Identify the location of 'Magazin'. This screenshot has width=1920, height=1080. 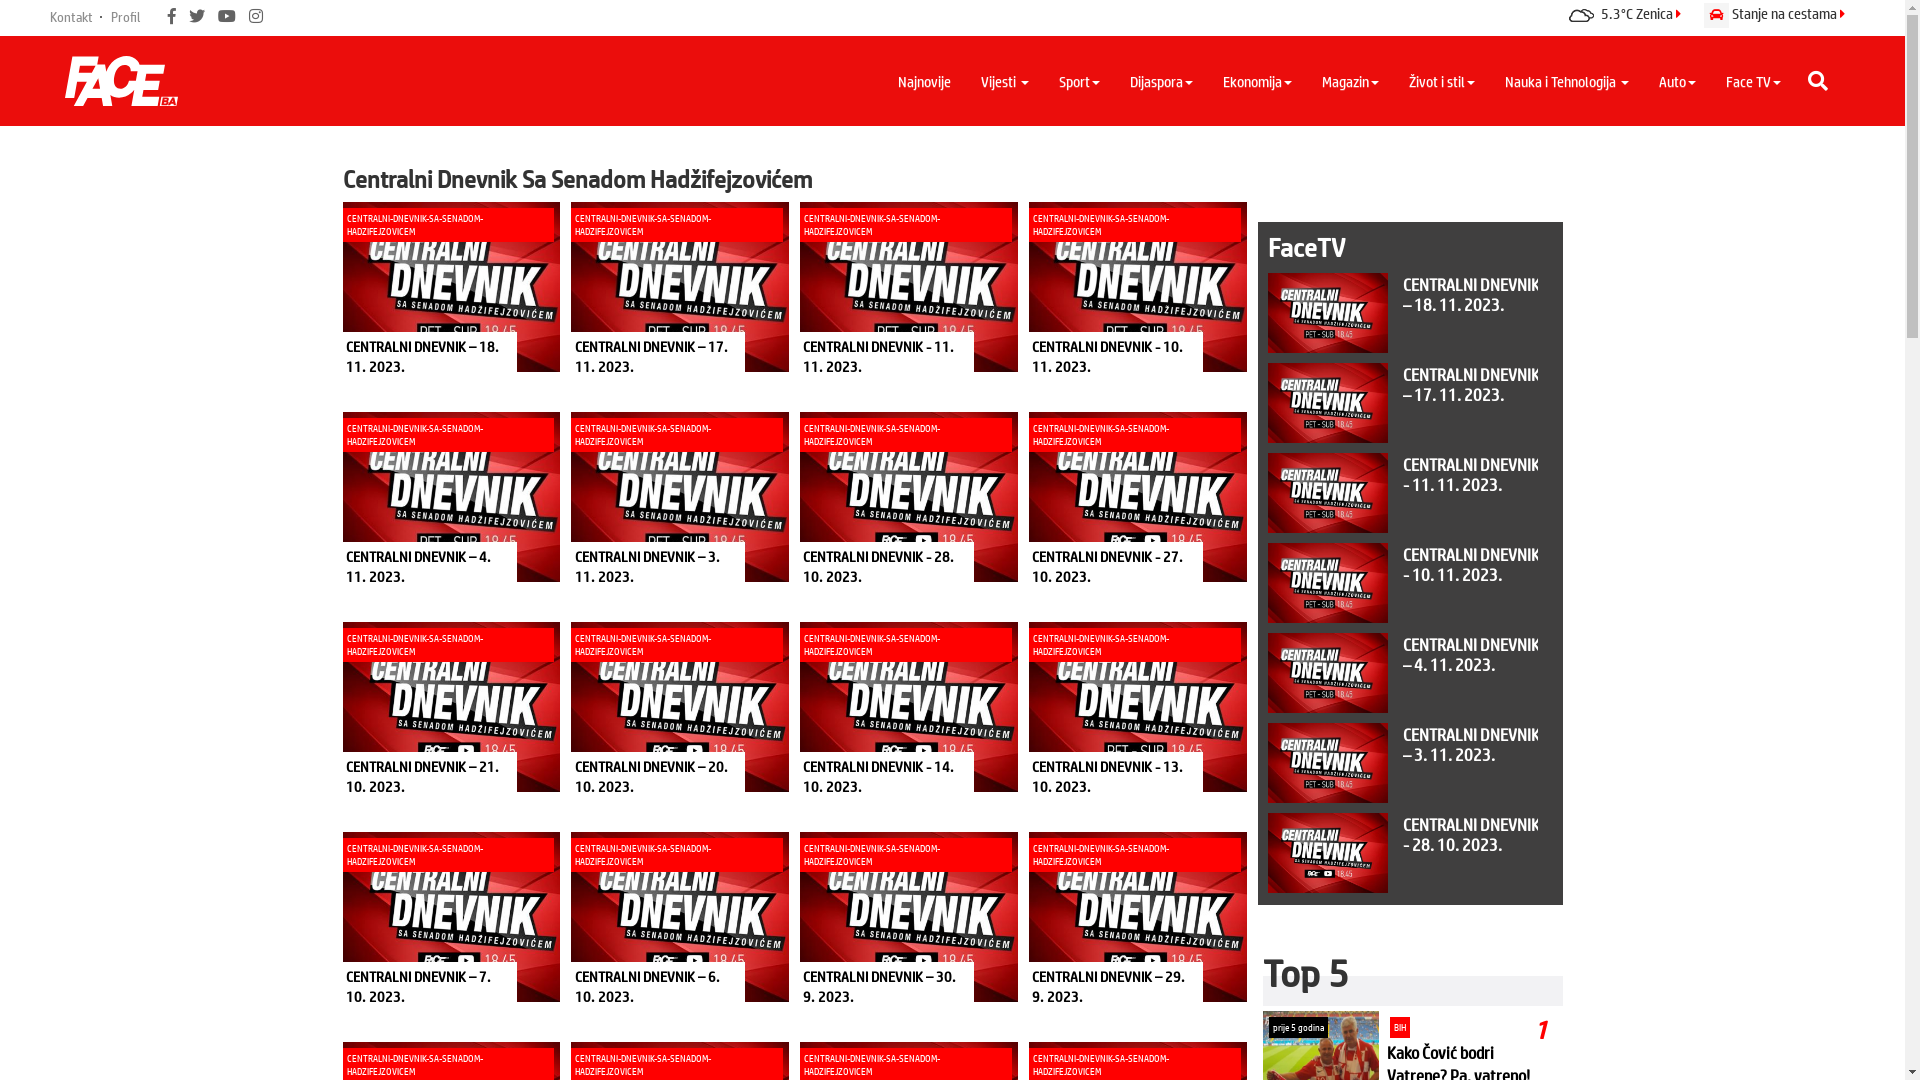
(1350, 80).